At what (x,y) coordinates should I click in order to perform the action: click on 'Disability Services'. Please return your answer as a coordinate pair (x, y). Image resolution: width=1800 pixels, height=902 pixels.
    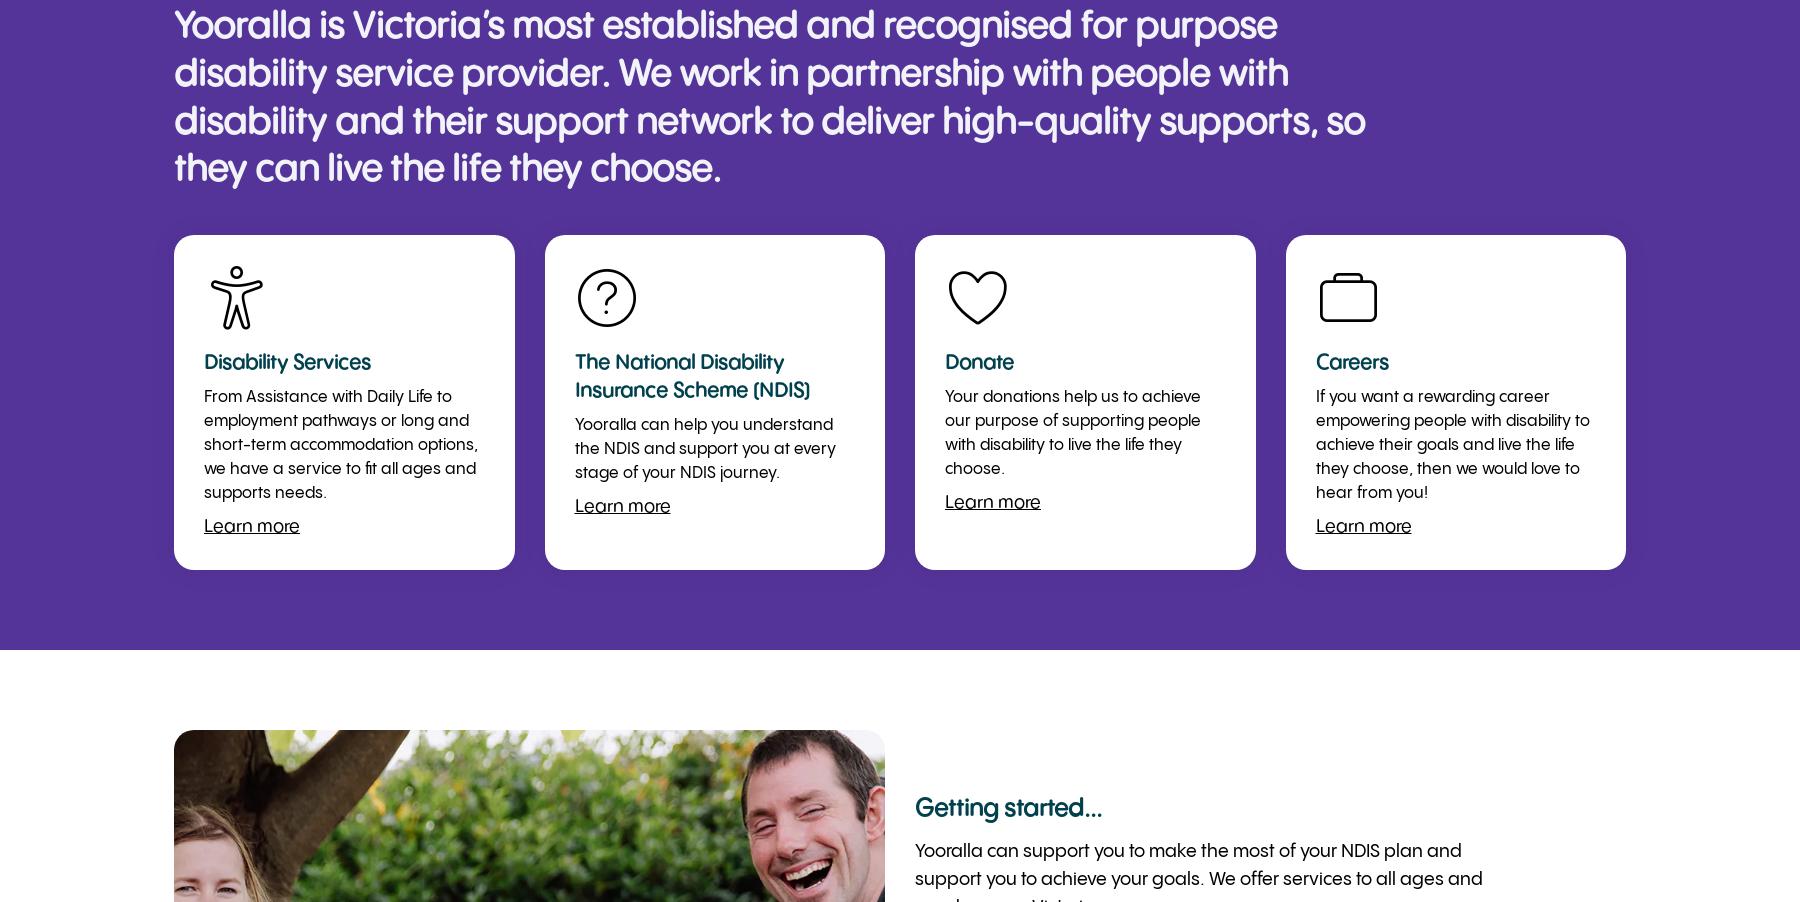
    Looking at the image, I should click on (286, 362).